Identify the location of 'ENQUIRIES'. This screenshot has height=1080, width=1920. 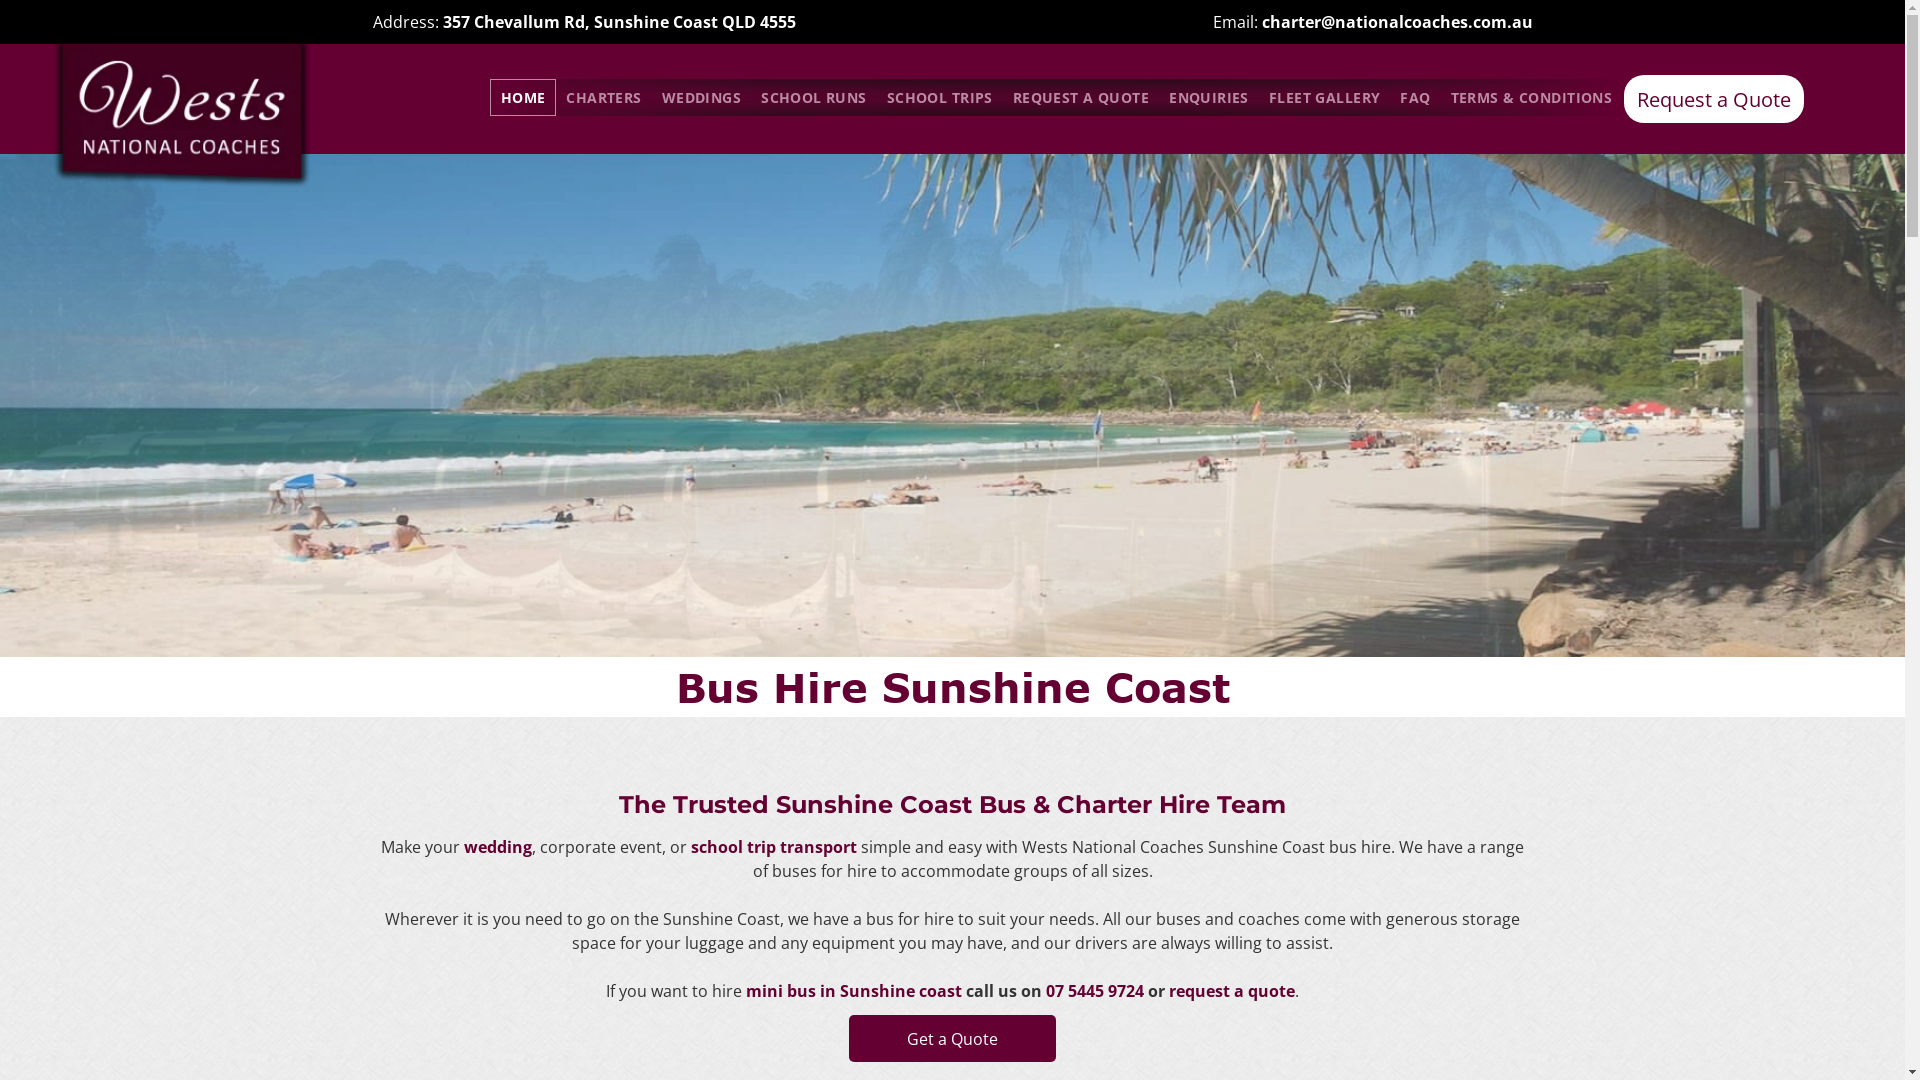
(1208, 97).